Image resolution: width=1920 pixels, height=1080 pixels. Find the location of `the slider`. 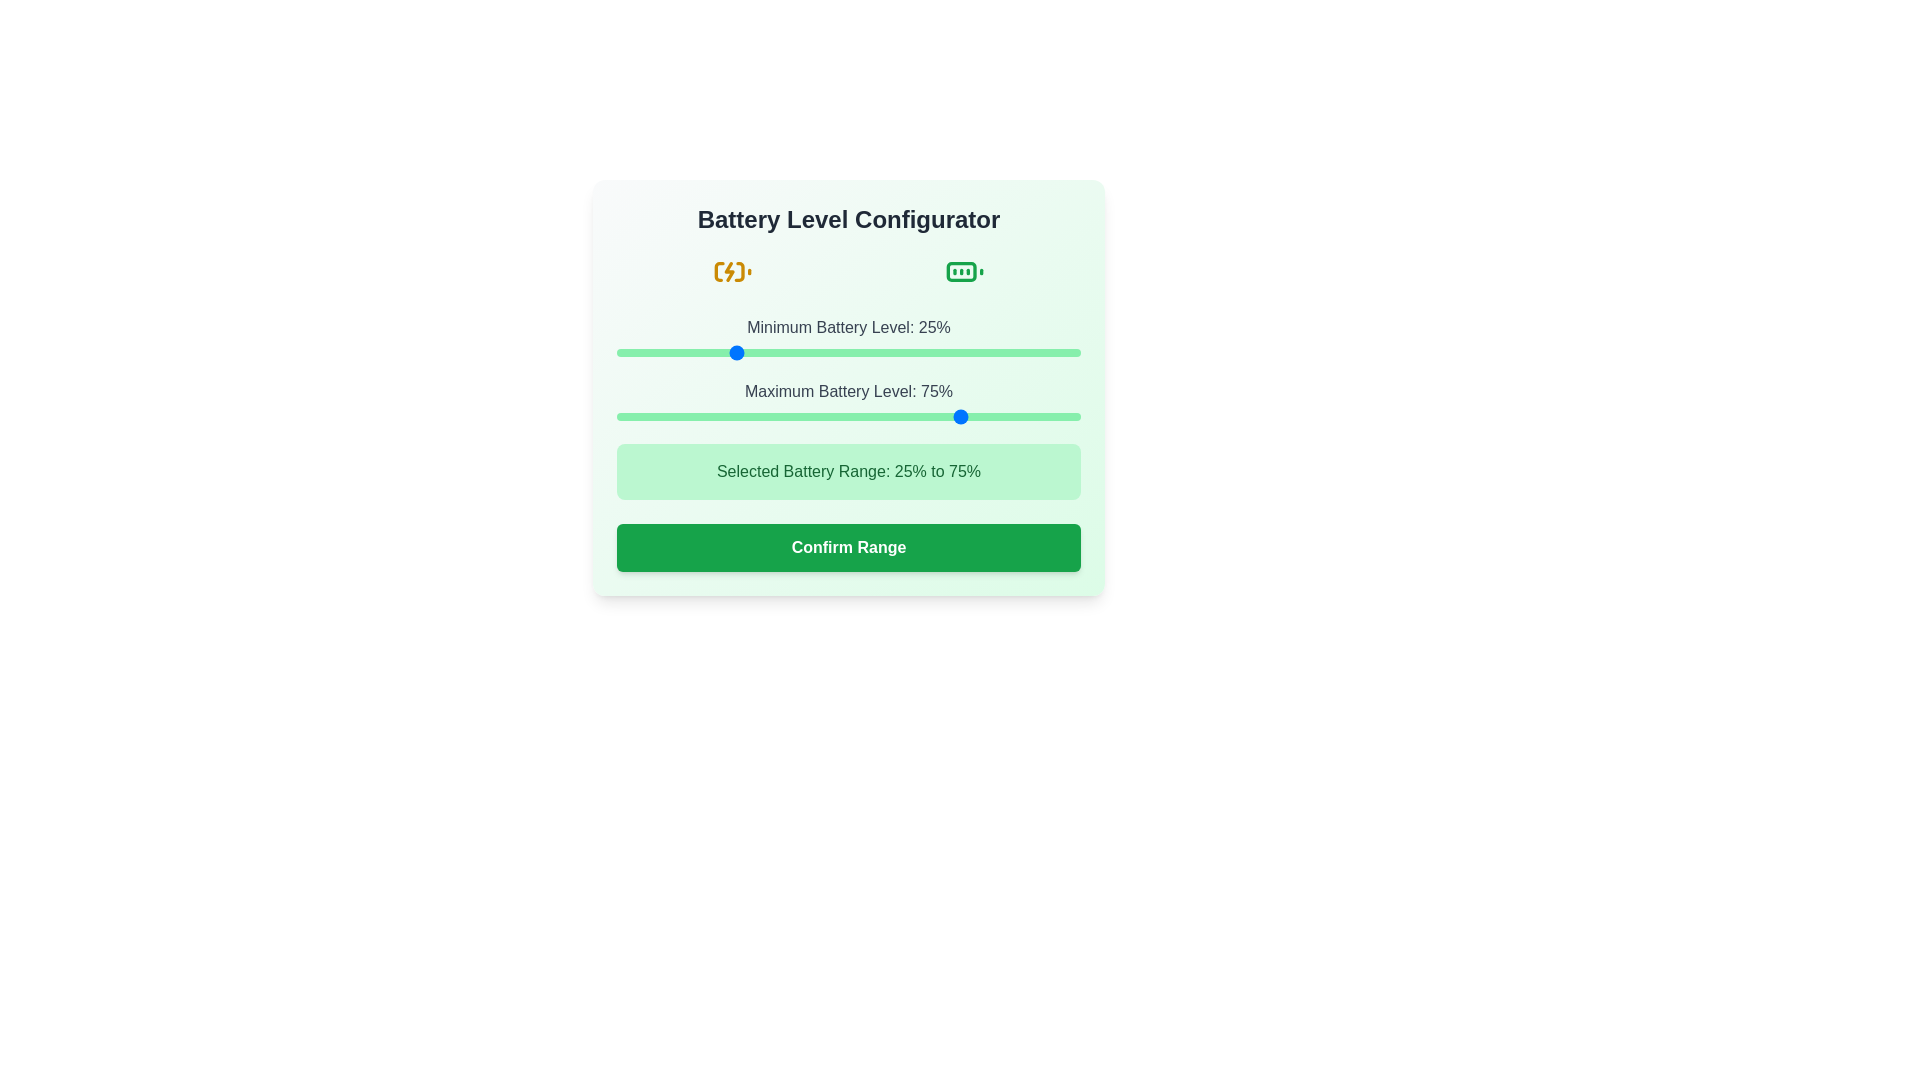

the slider is located at coordinates (974, 415).